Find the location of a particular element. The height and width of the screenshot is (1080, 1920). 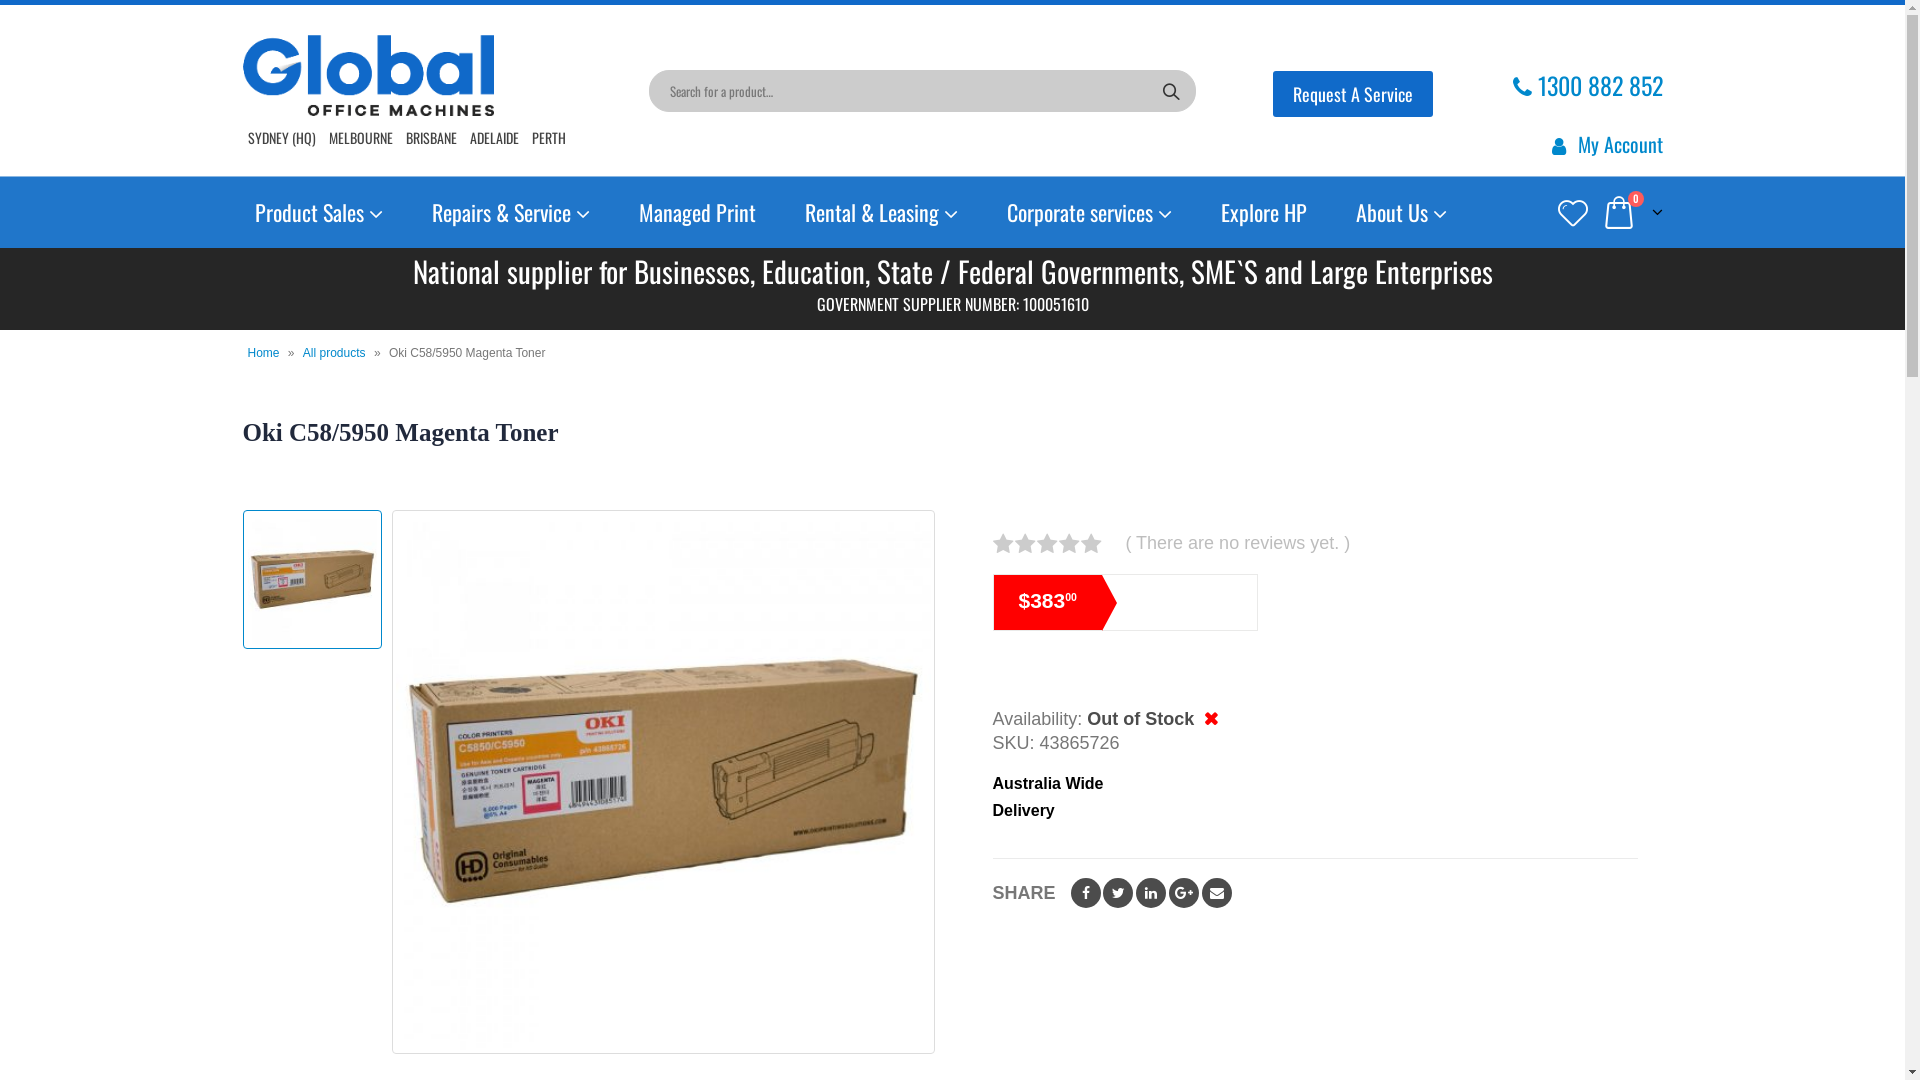

'Facebook' is located at coordinates (1069, 892).